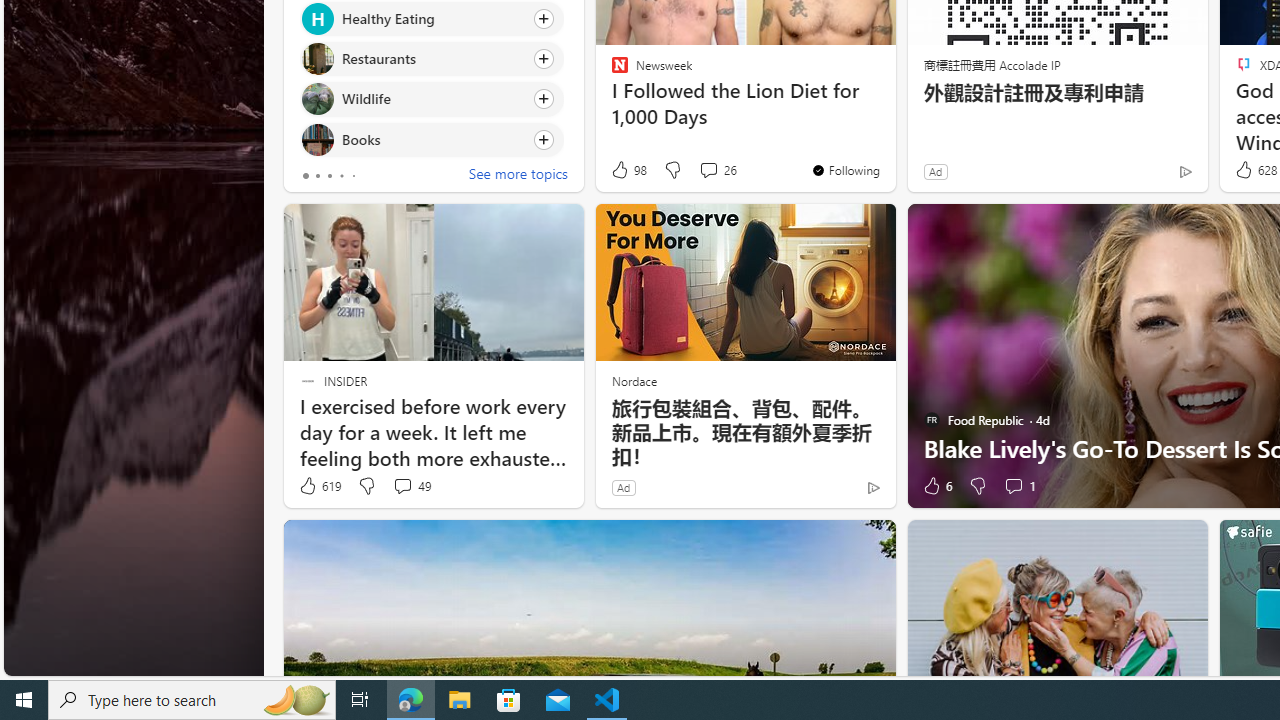 This screenshot has height=720, width=1280. What do you see at coordinates (304, 175) in the screenshot?
I see `'tab-0'` at bounding box center [304, 175].